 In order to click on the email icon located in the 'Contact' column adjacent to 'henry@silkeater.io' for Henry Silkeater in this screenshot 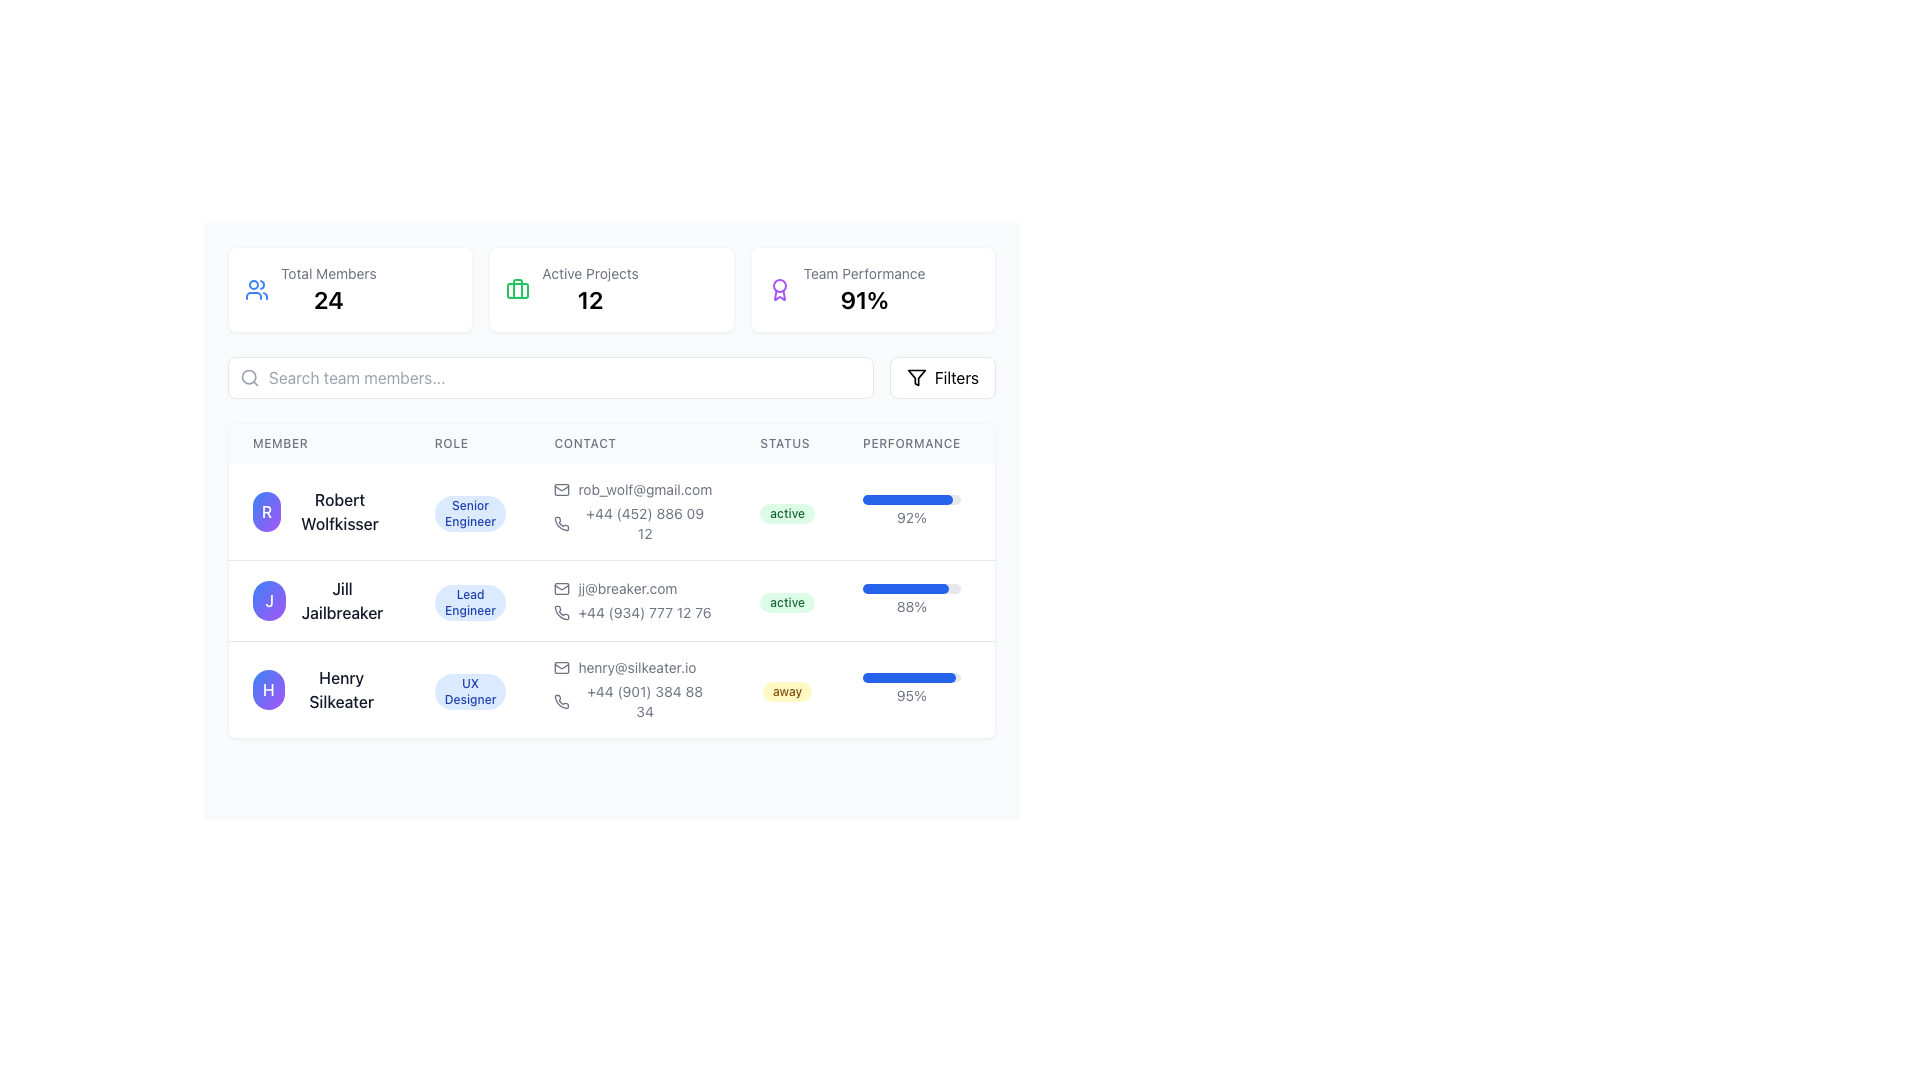, I will do `click(561, 667)`.